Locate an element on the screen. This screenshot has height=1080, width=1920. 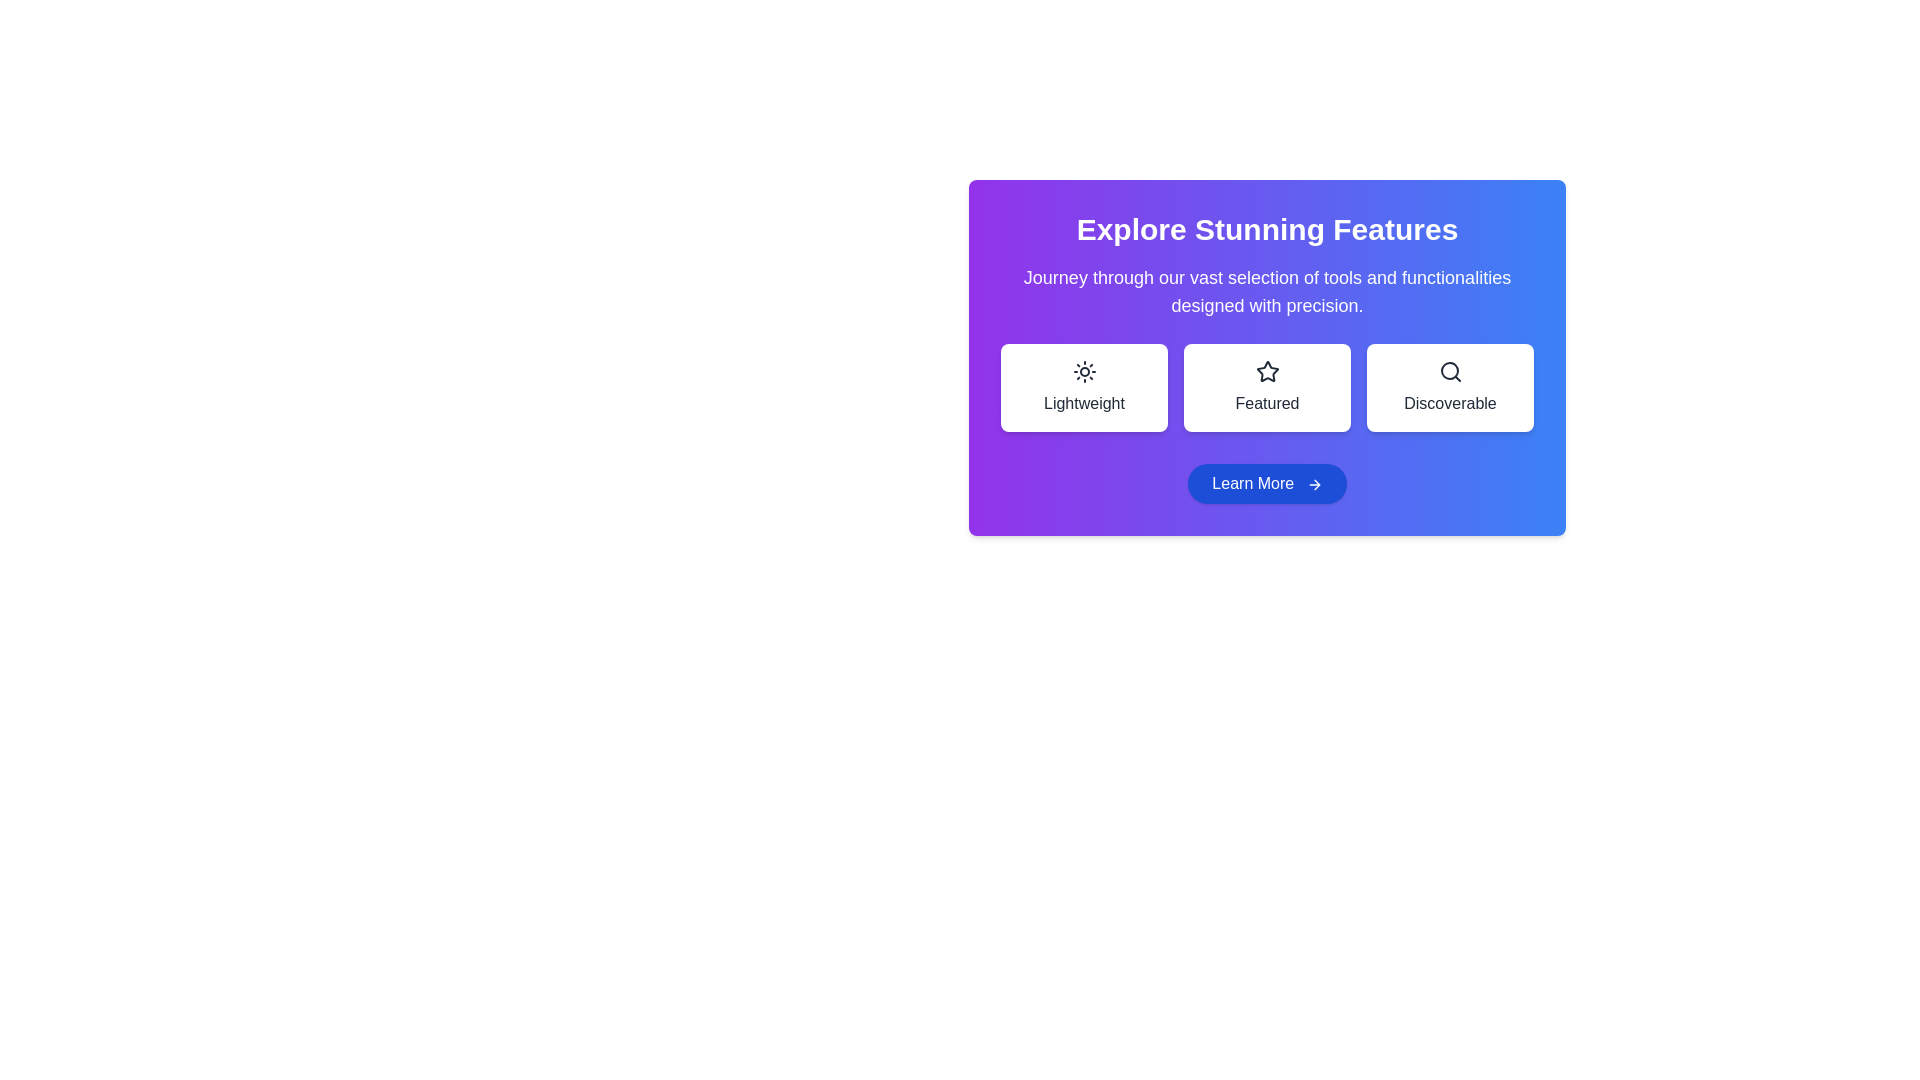
the star icon element located above the 'Featured' text label in the card component, which is centrally aligned among three horizontally arranged cards is located at coordinates (1266, 371).